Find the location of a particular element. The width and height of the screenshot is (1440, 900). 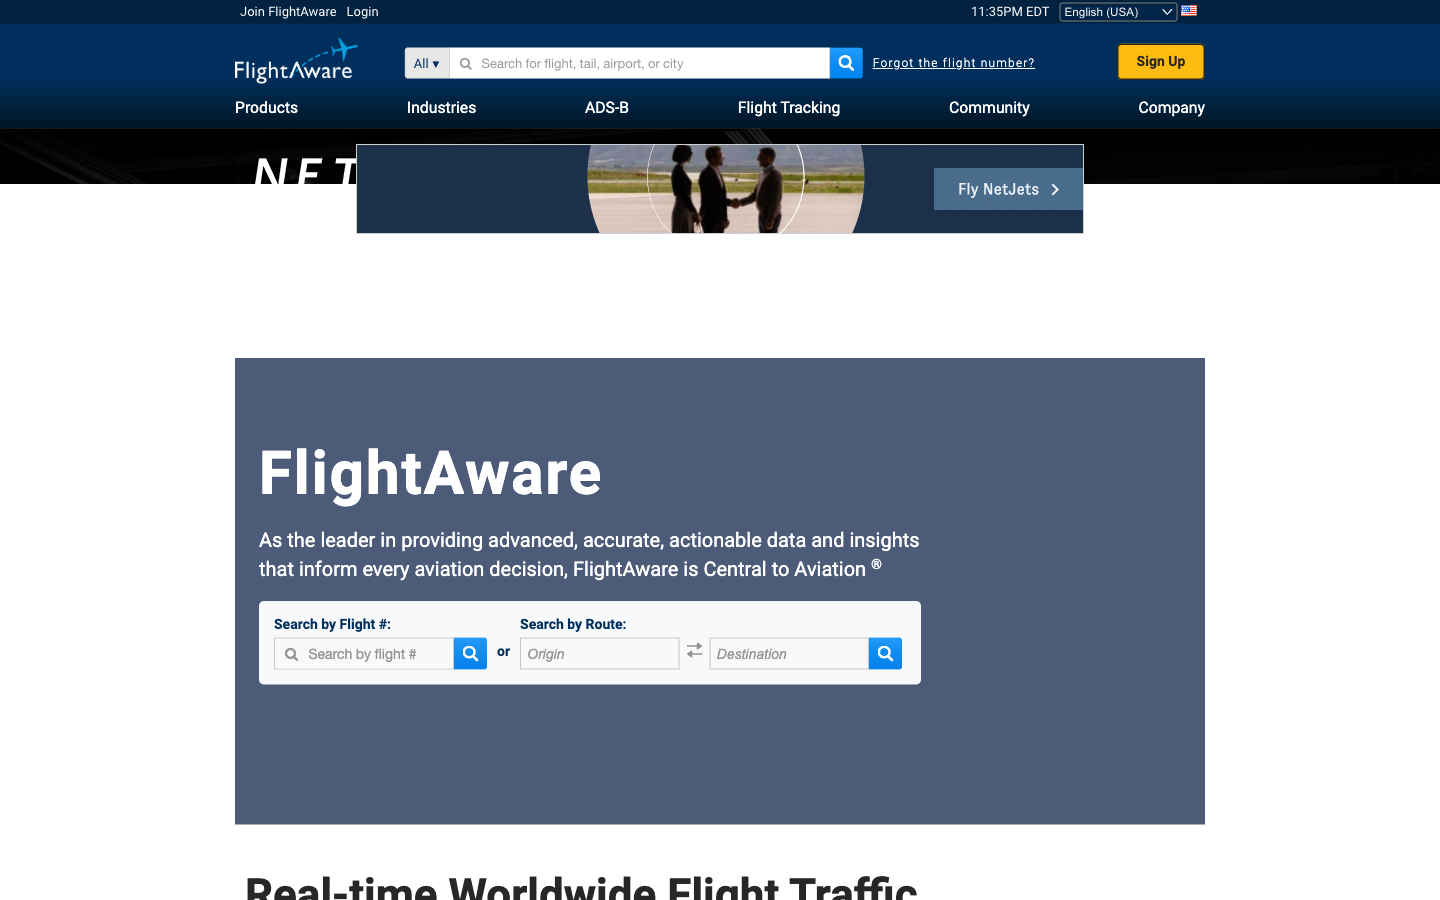

a flight search by entering "Pittsburgh" as the starting point and "JFK" as the destination, using keyboard controls to move between entry fields is located at coordinates (600, 655).